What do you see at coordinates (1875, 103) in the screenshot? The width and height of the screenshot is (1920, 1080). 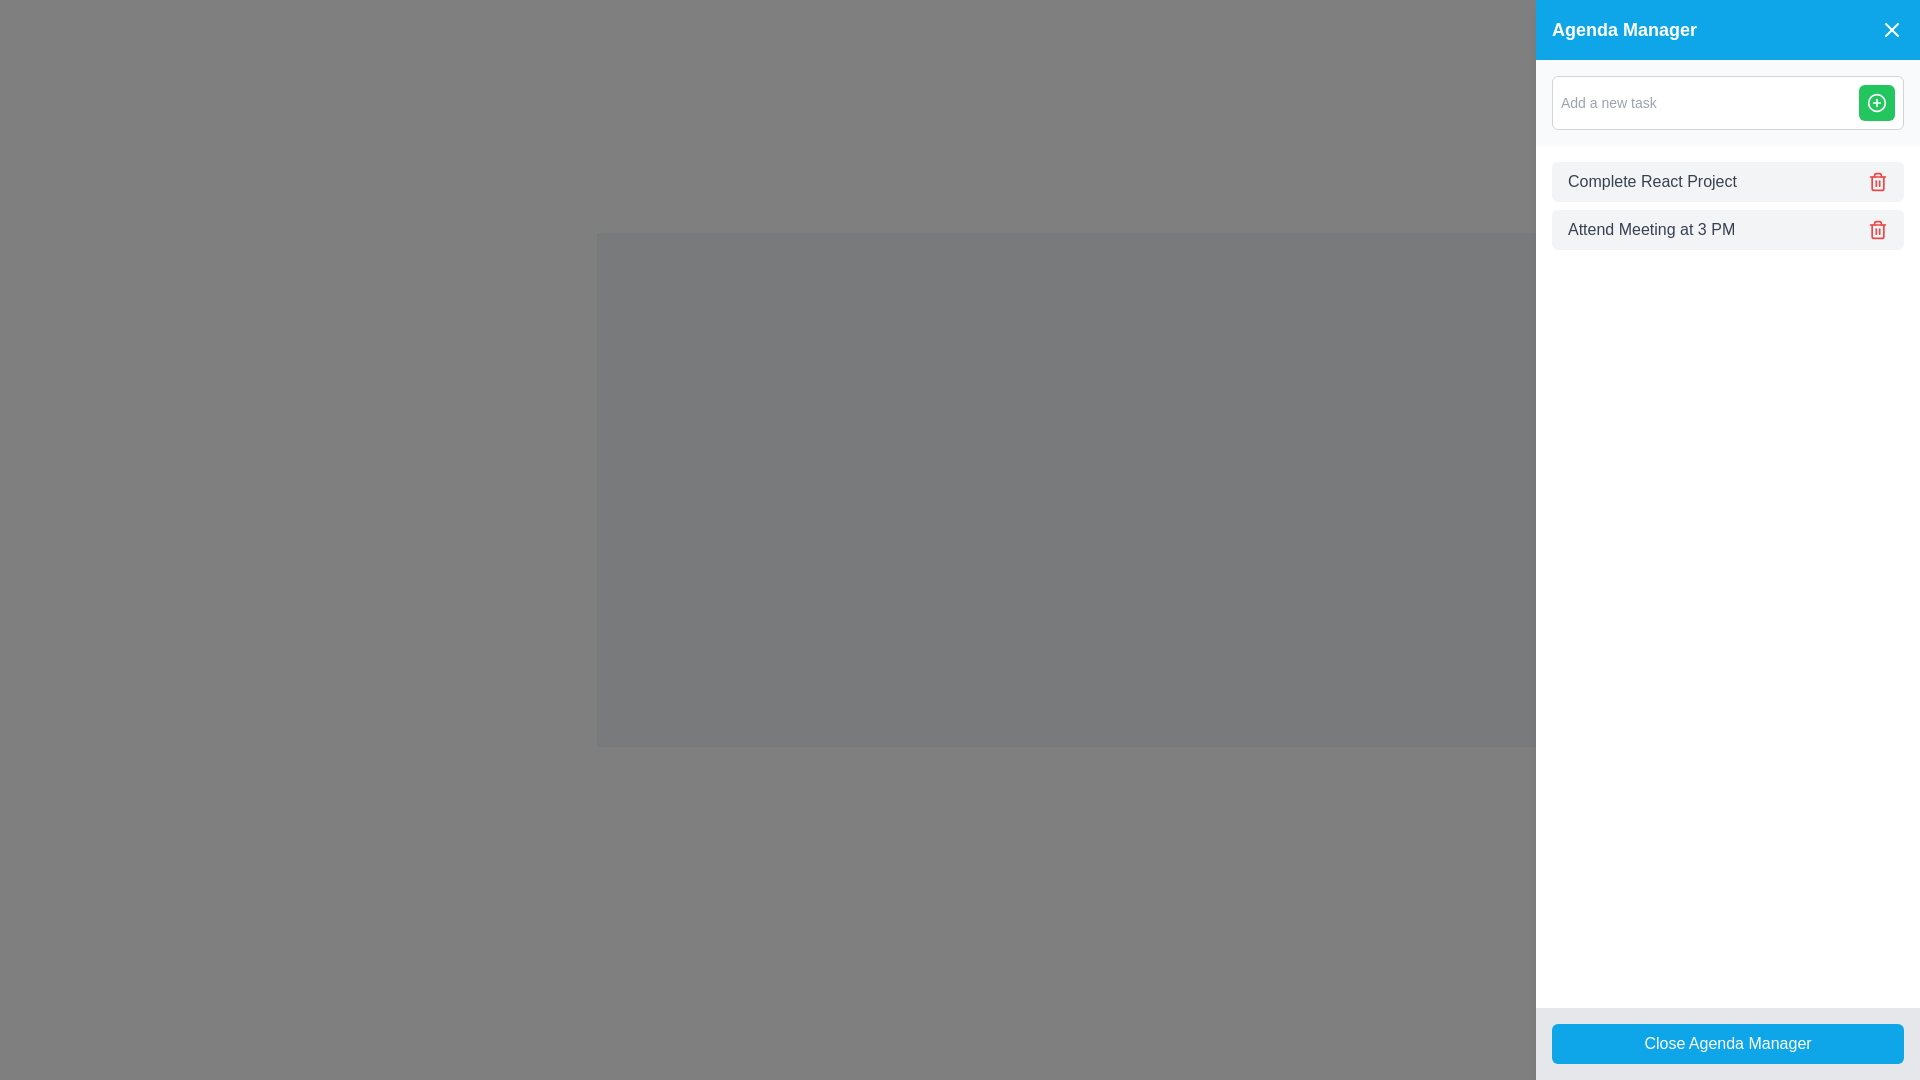 I see `the button located in the upper-right corner of the interface, to the right of the 'Add a new task' input field` at bounding box center [1875, 103].